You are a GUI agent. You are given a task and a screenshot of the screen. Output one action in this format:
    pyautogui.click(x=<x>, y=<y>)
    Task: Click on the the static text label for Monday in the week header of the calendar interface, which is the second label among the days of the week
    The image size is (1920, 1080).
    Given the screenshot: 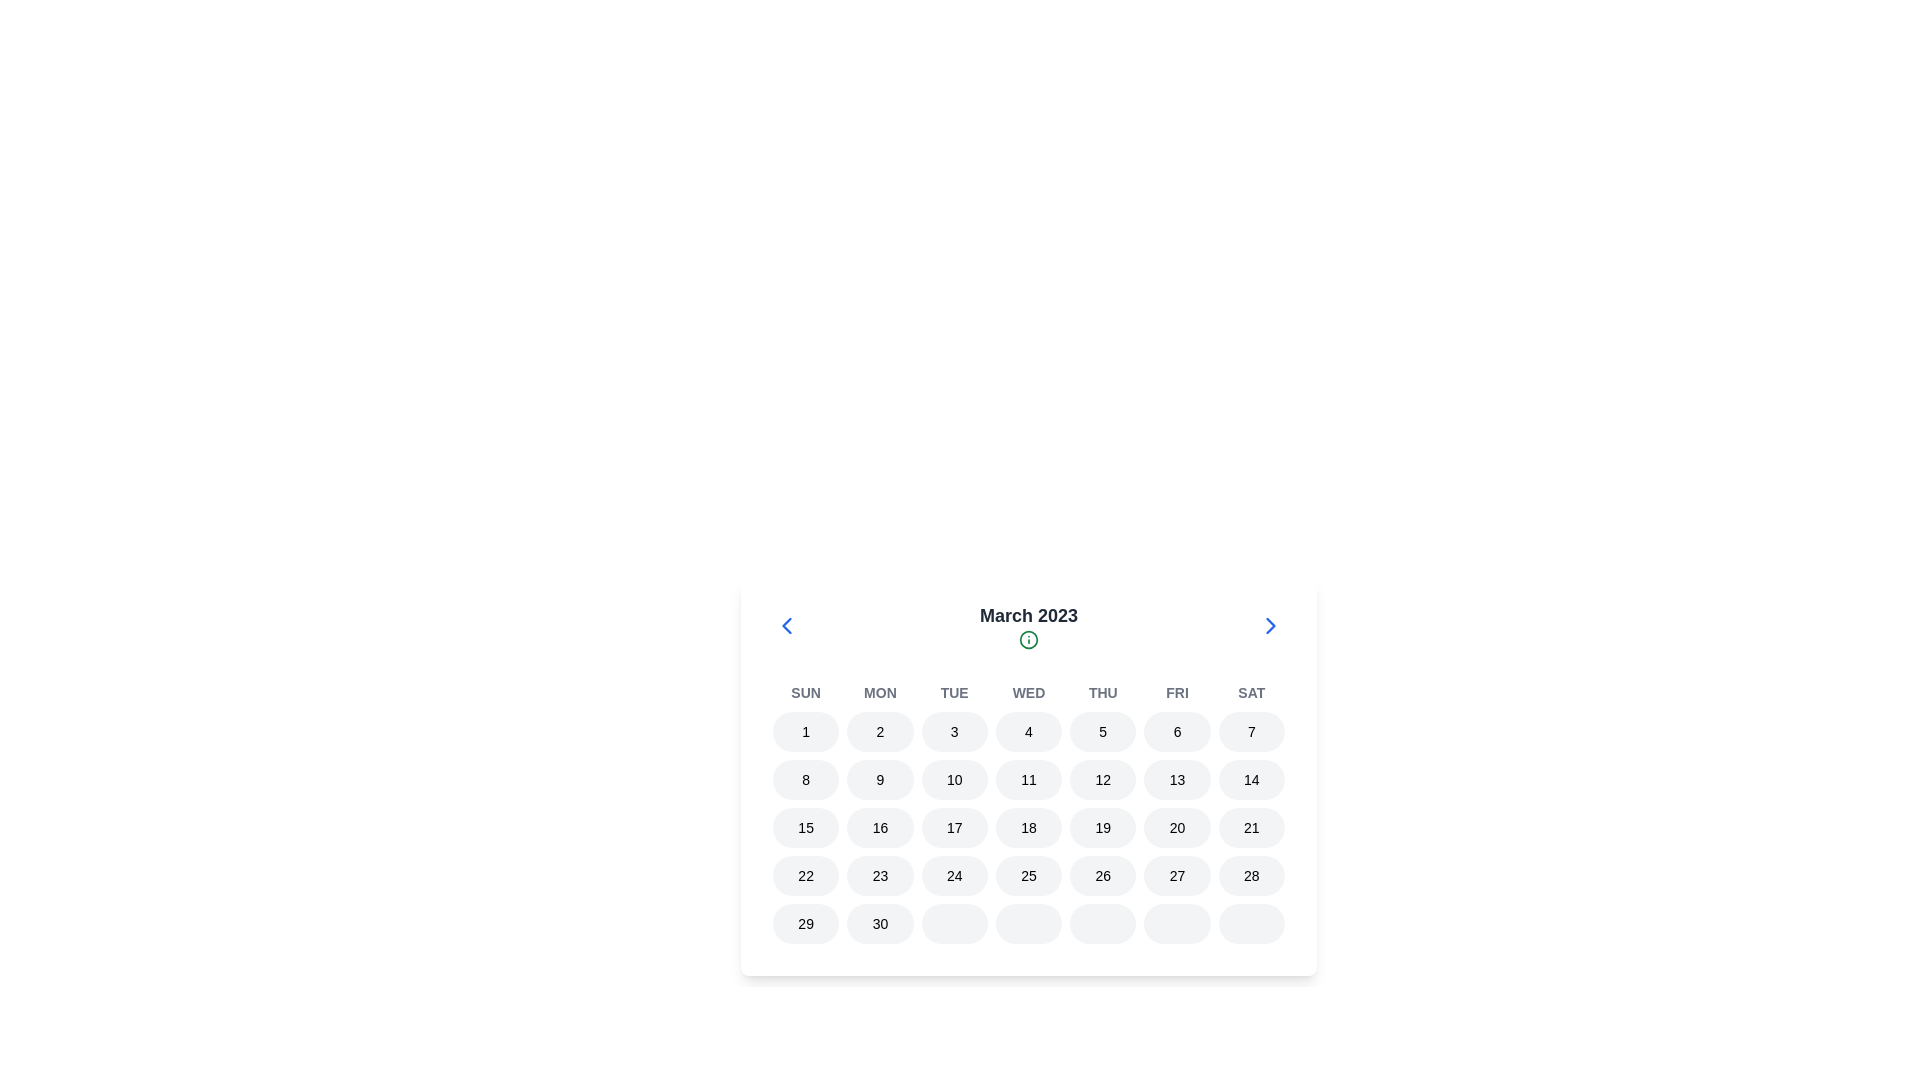 What is the action you would take?
    pyautogui.click(x=880, y=692)
    